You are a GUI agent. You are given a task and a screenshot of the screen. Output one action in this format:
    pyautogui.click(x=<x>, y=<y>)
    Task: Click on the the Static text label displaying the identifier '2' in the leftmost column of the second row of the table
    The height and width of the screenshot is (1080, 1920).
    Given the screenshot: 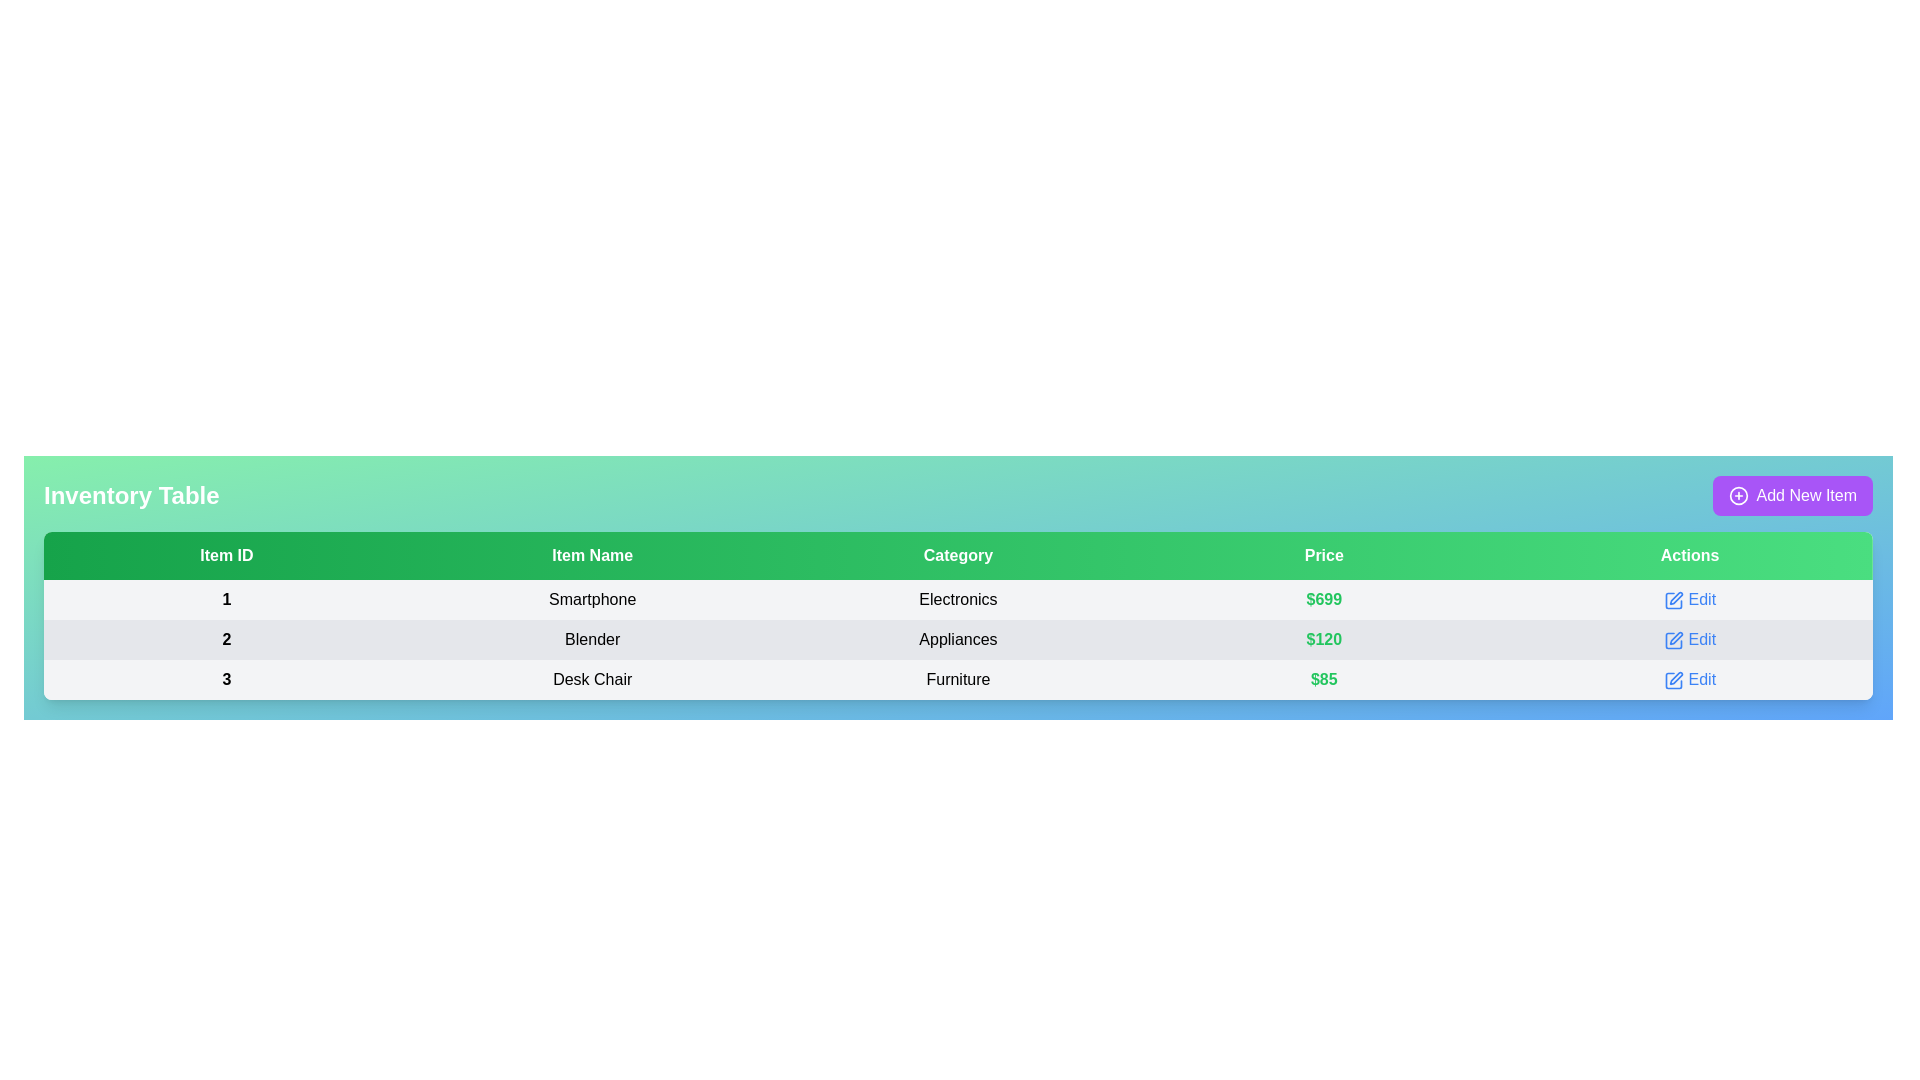 What is the action you would take?
    pyautogui.click(x=226, y=640)
    